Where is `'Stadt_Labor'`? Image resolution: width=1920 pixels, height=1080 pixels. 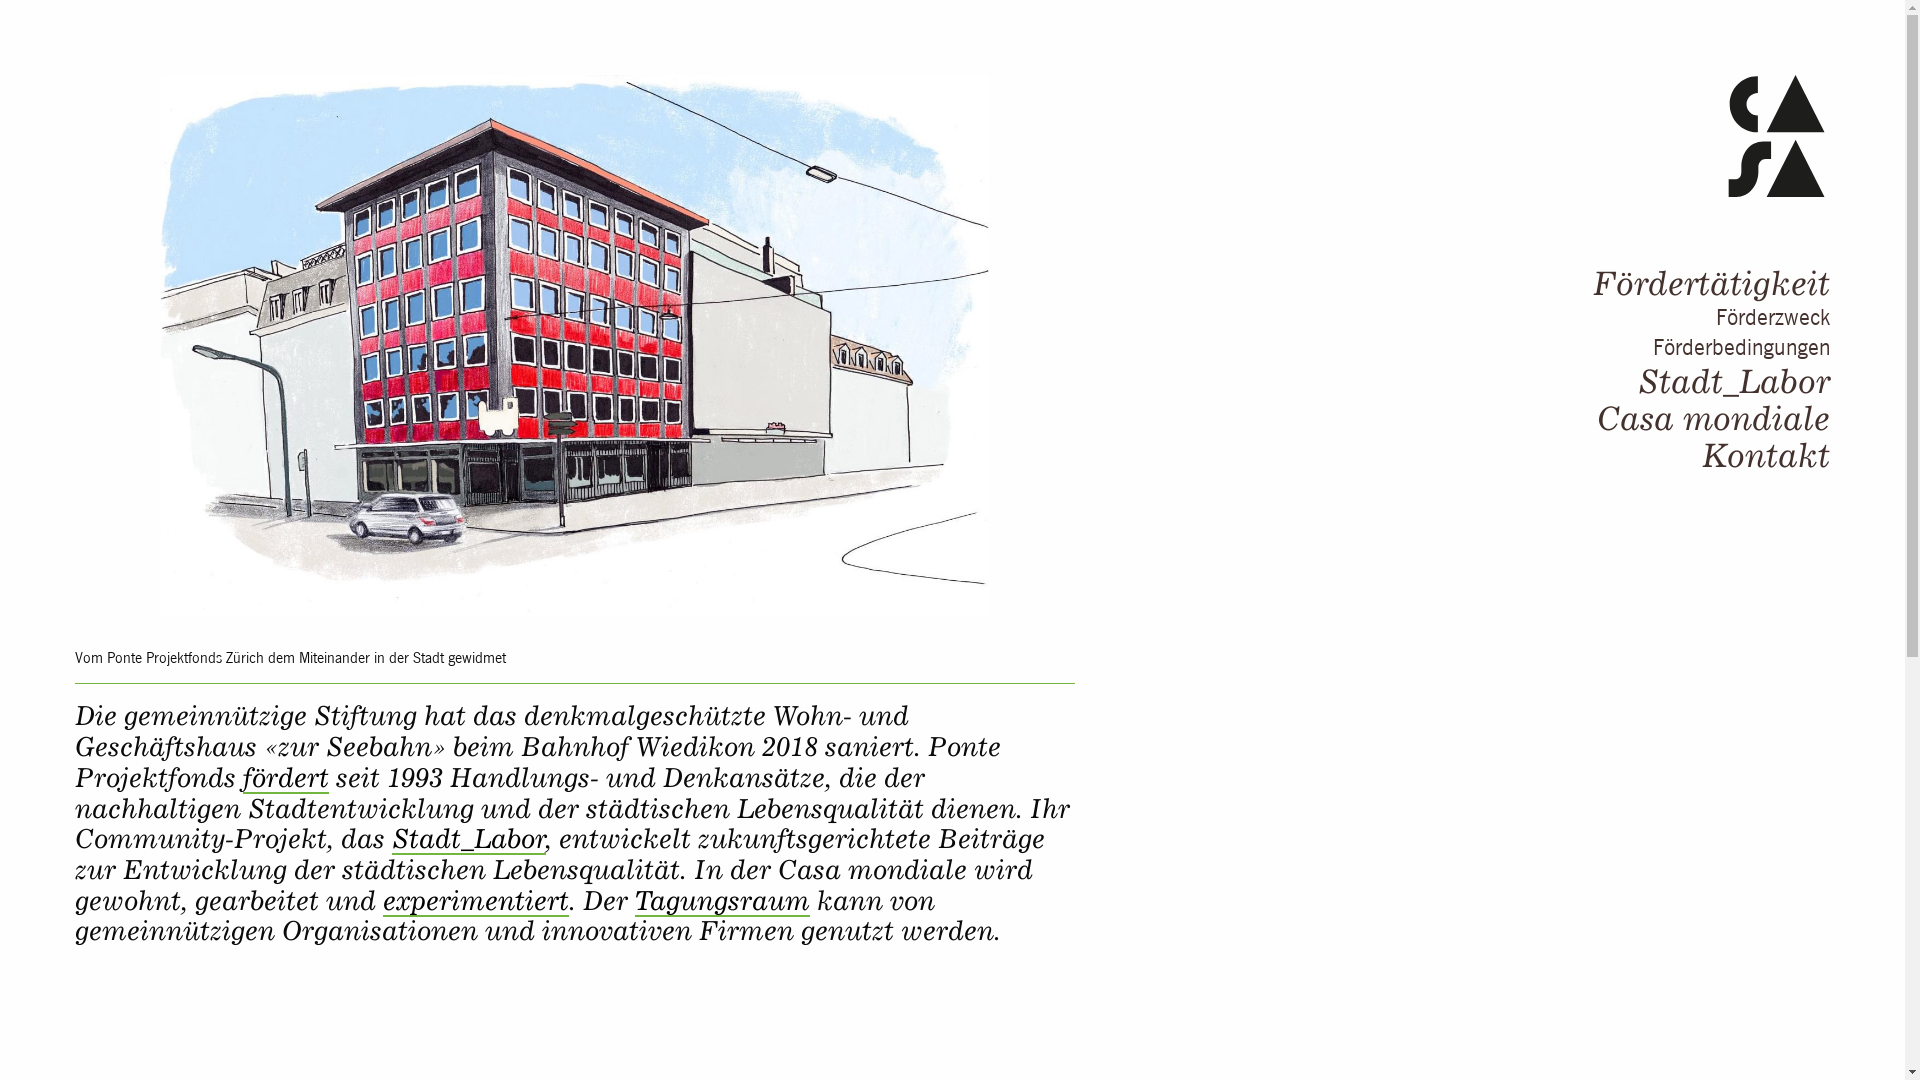
'Stadt_Labor' is located at coordinates (468, 839).